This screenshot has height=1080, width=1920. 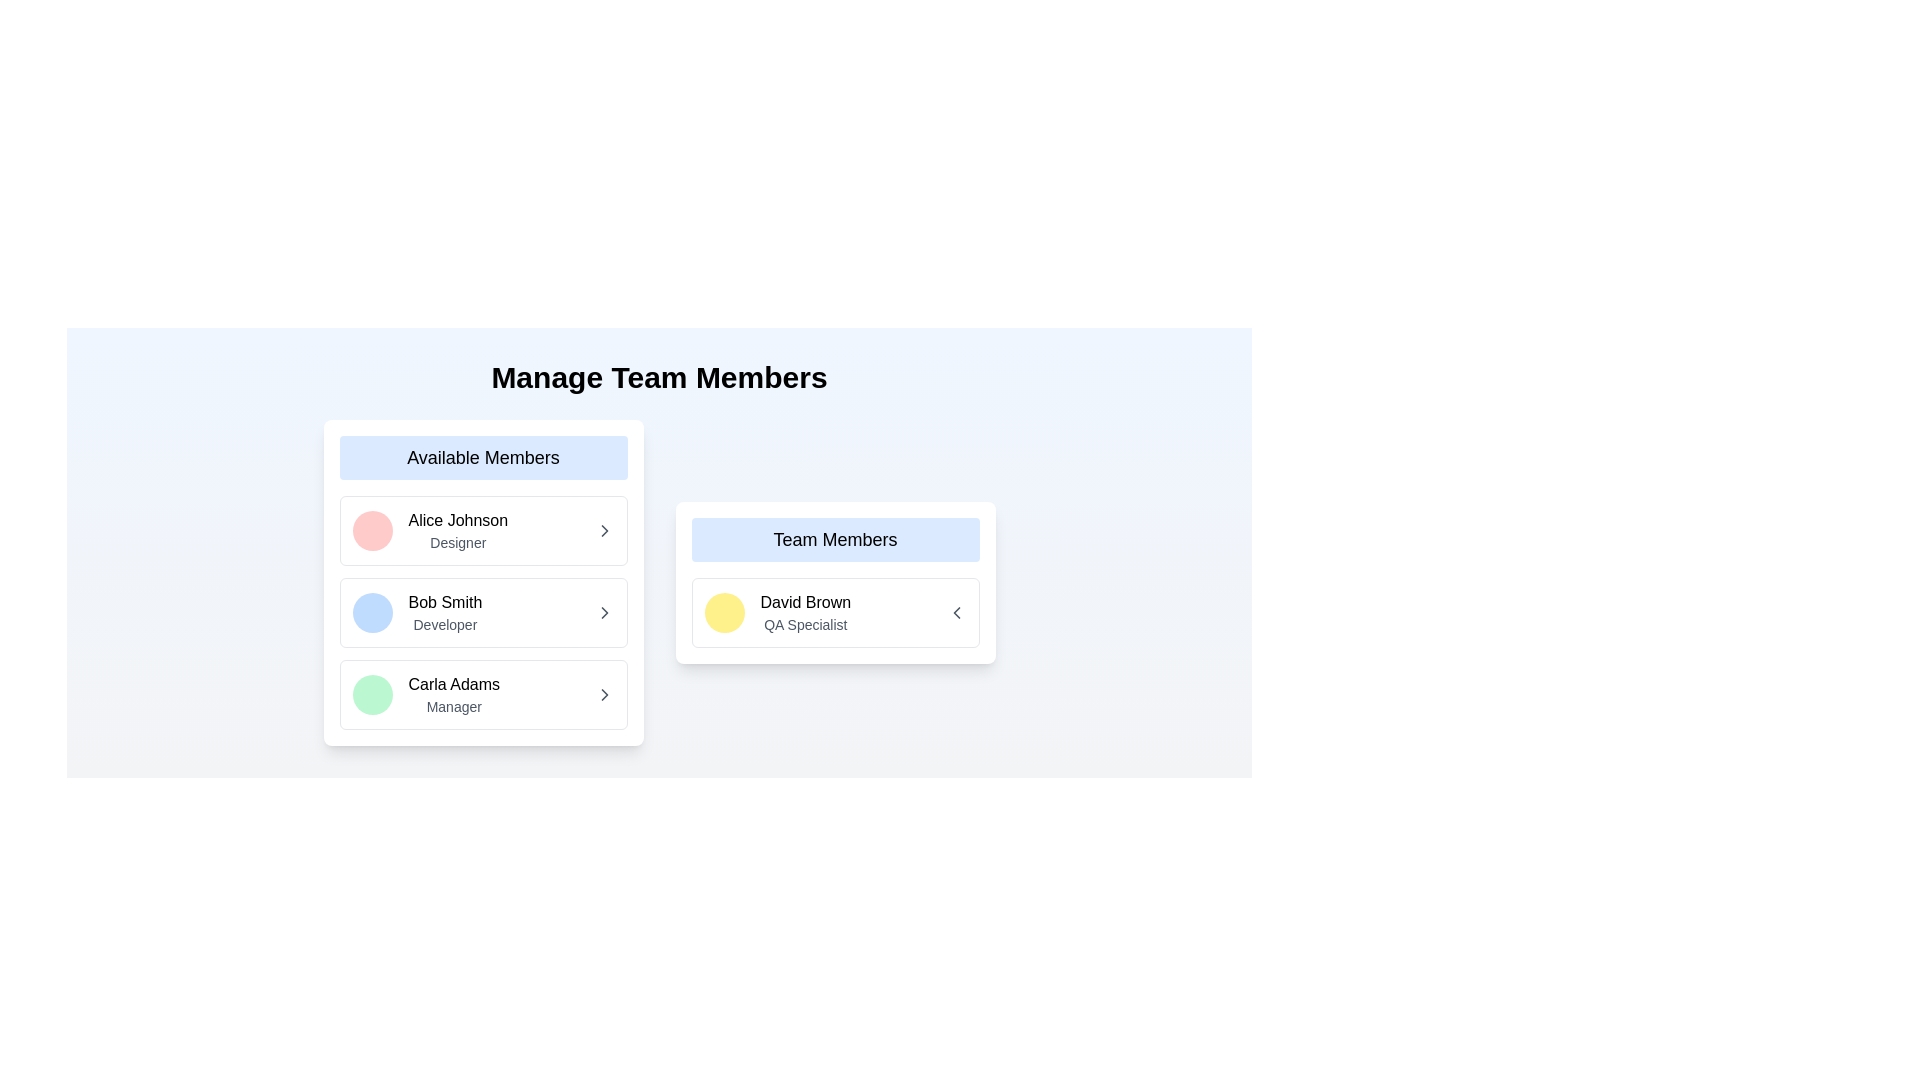 What do you see at coordinates (456, 530) in the screenshot?
I see `to select the text block representing team member Alice Johnson, who has the role of Designer, located in the list of 'Available Members'` at bounding box center [456, 530].